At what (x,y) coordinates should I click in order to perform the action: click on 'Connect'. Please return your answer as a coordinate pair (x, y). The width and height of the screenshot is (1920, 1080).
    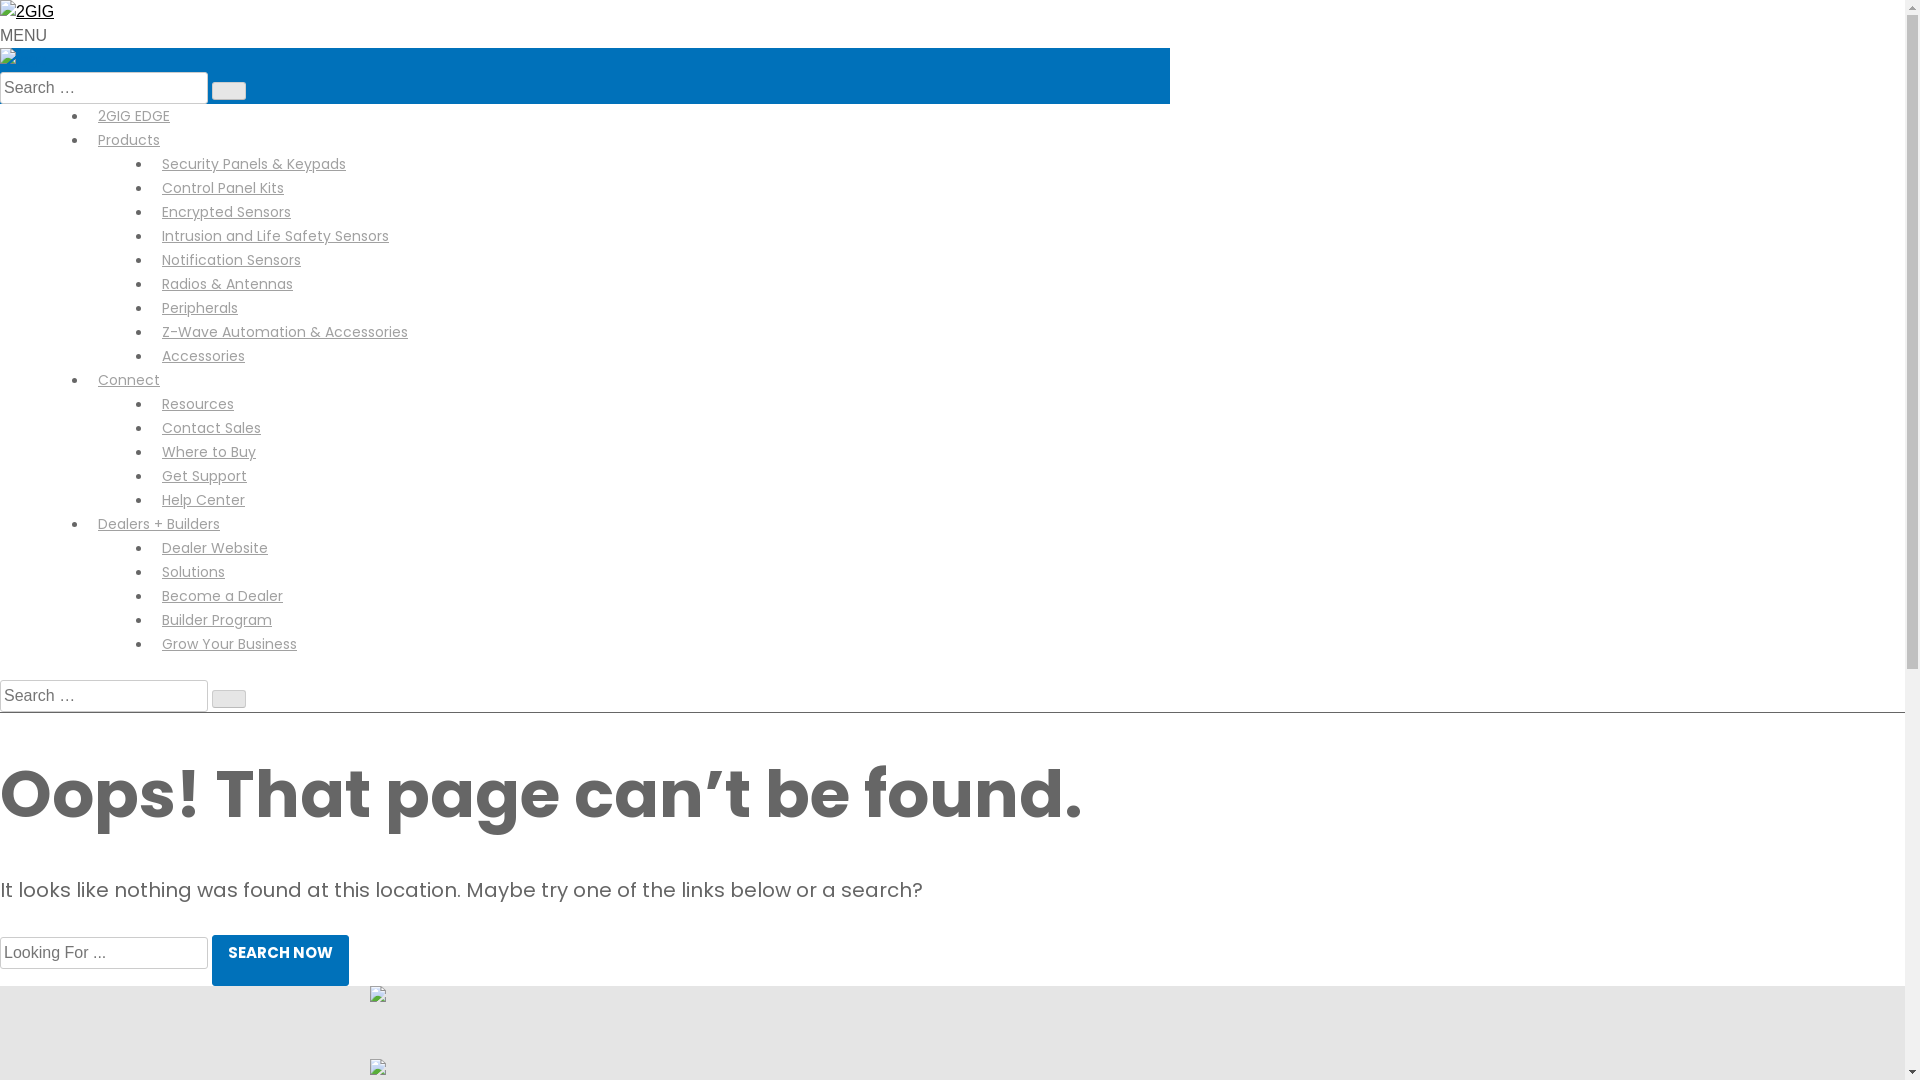
    Looking at the image, I should click on (128, 380).